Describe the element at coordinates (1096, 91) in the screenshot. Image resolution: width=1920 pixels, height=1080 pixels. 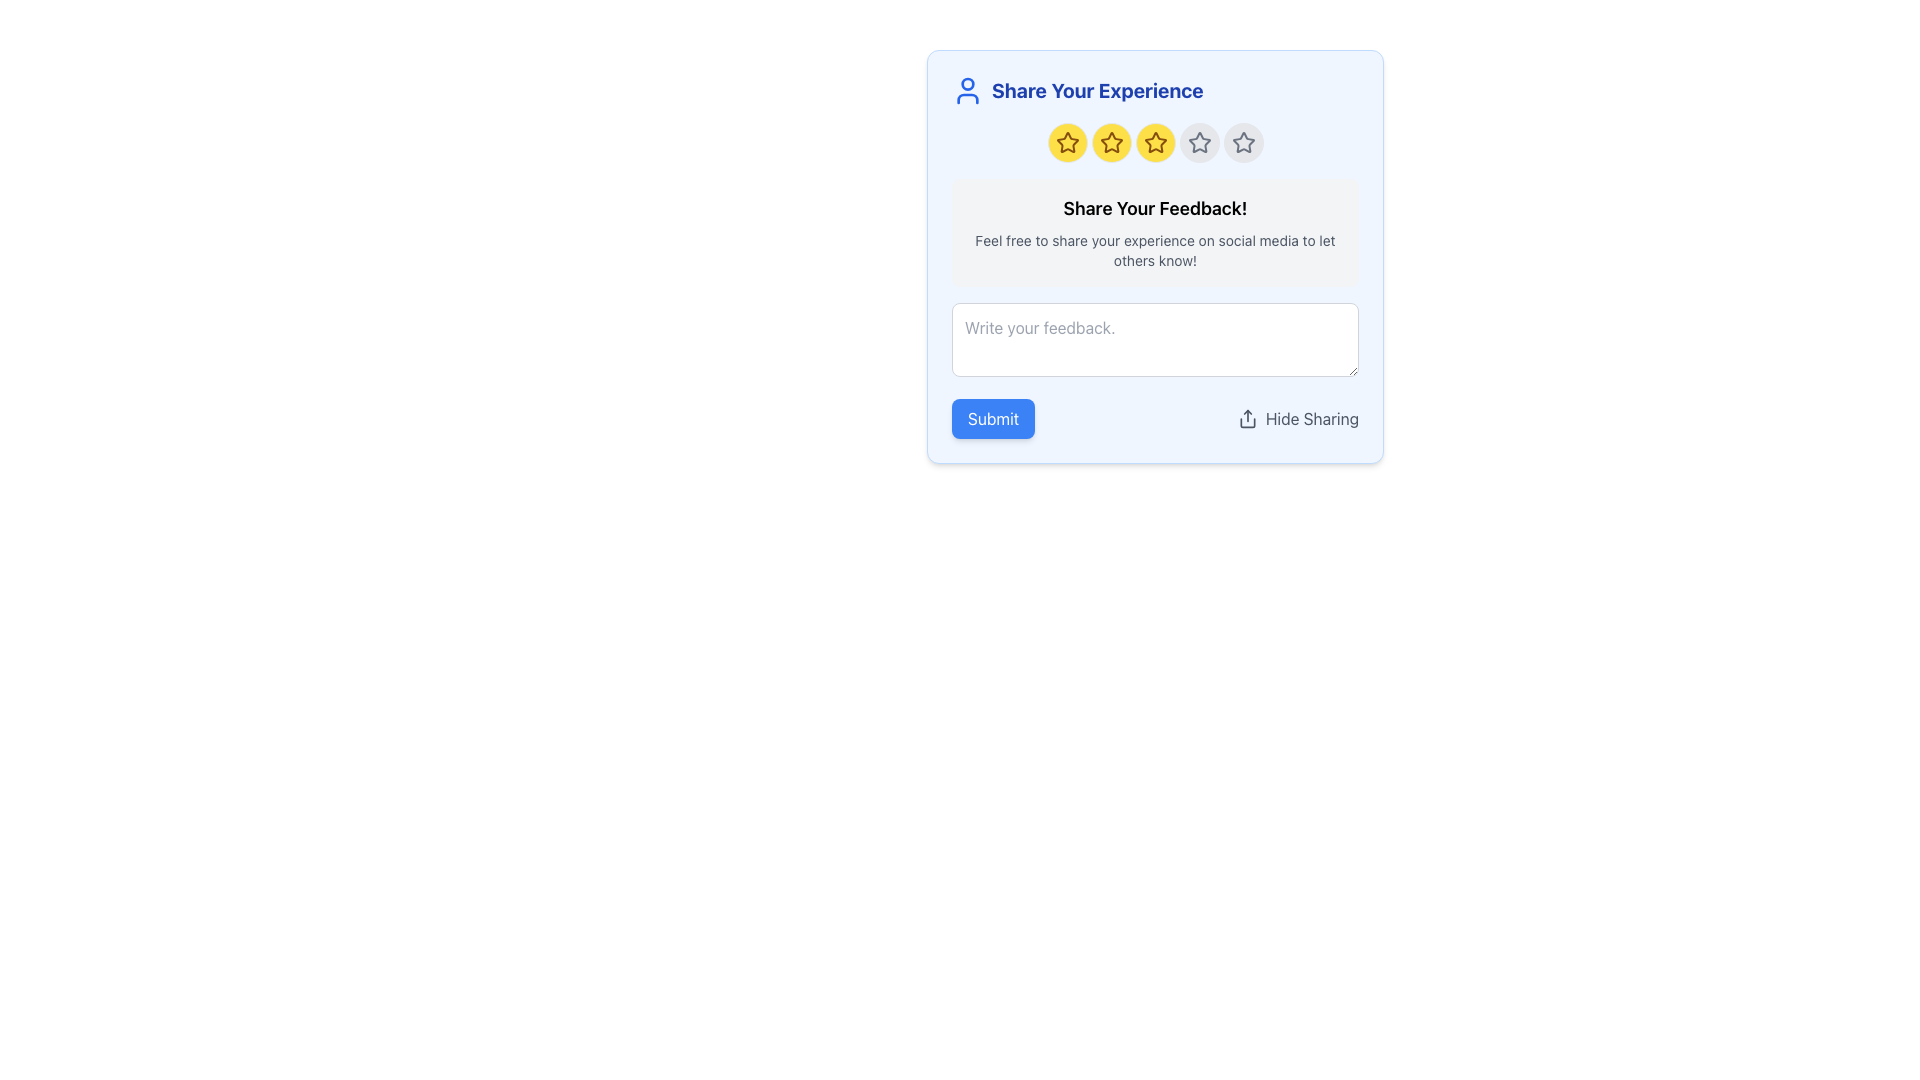
I see `the bold, extra-large text label 'Share Your Experience' which is styled in blue and positioned above the rating stars, adjacent to a user avatar icon` at that location.